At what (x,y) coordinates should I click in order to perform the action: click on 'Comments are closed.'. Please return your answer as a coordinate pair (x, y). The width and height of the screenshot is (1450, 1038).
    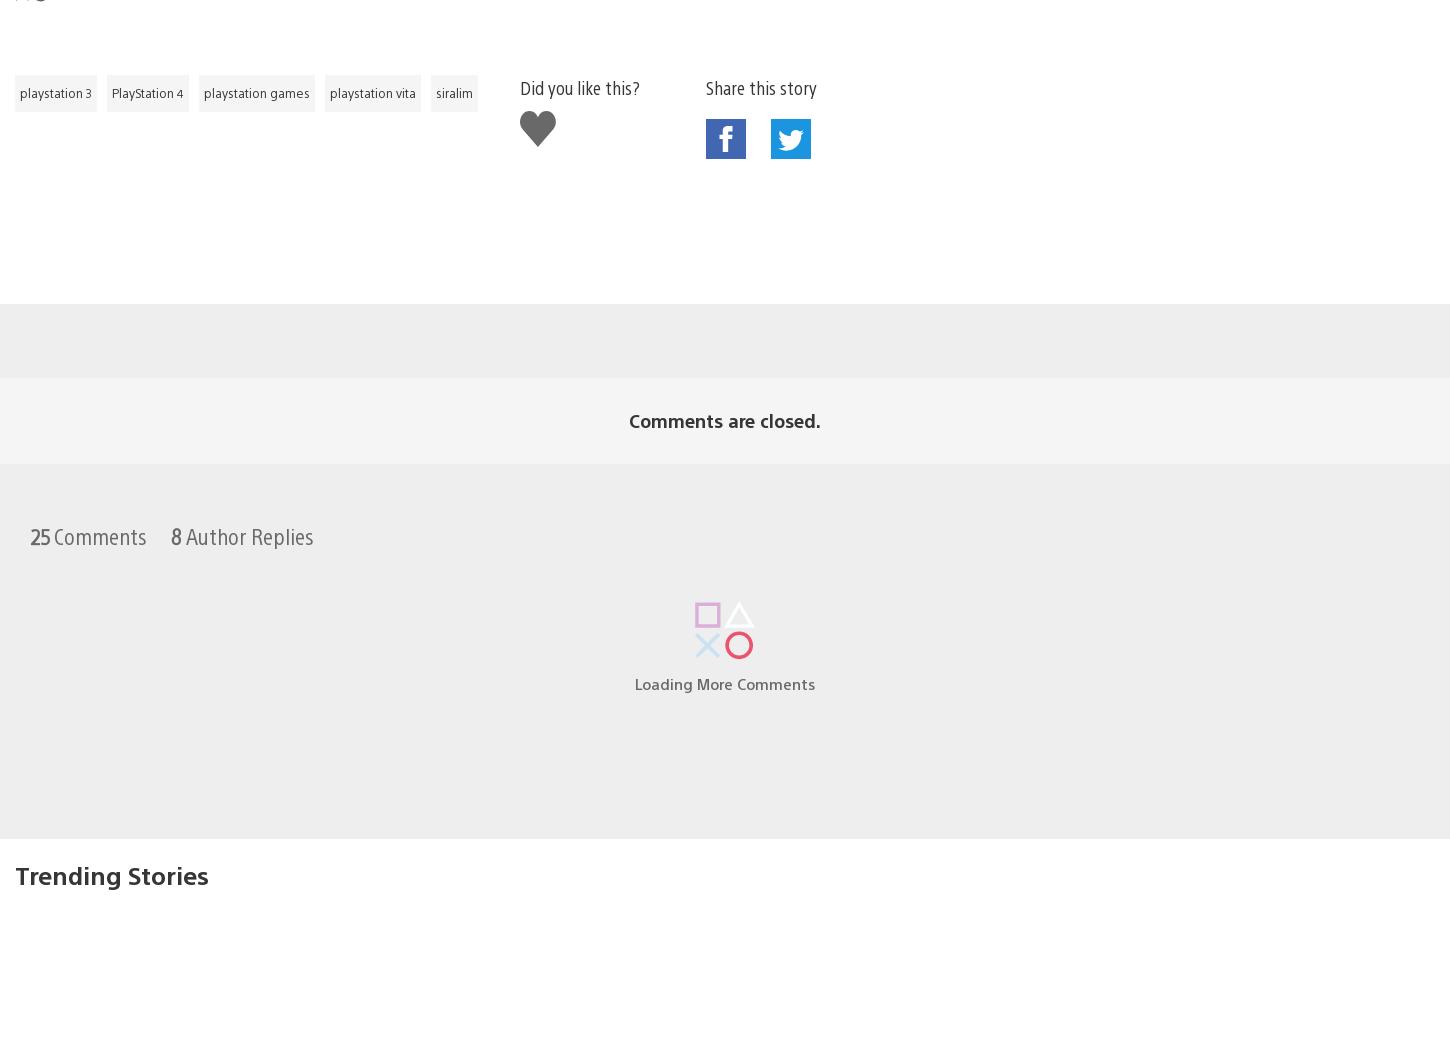
    Looking at the image, I should click on (725, 388).